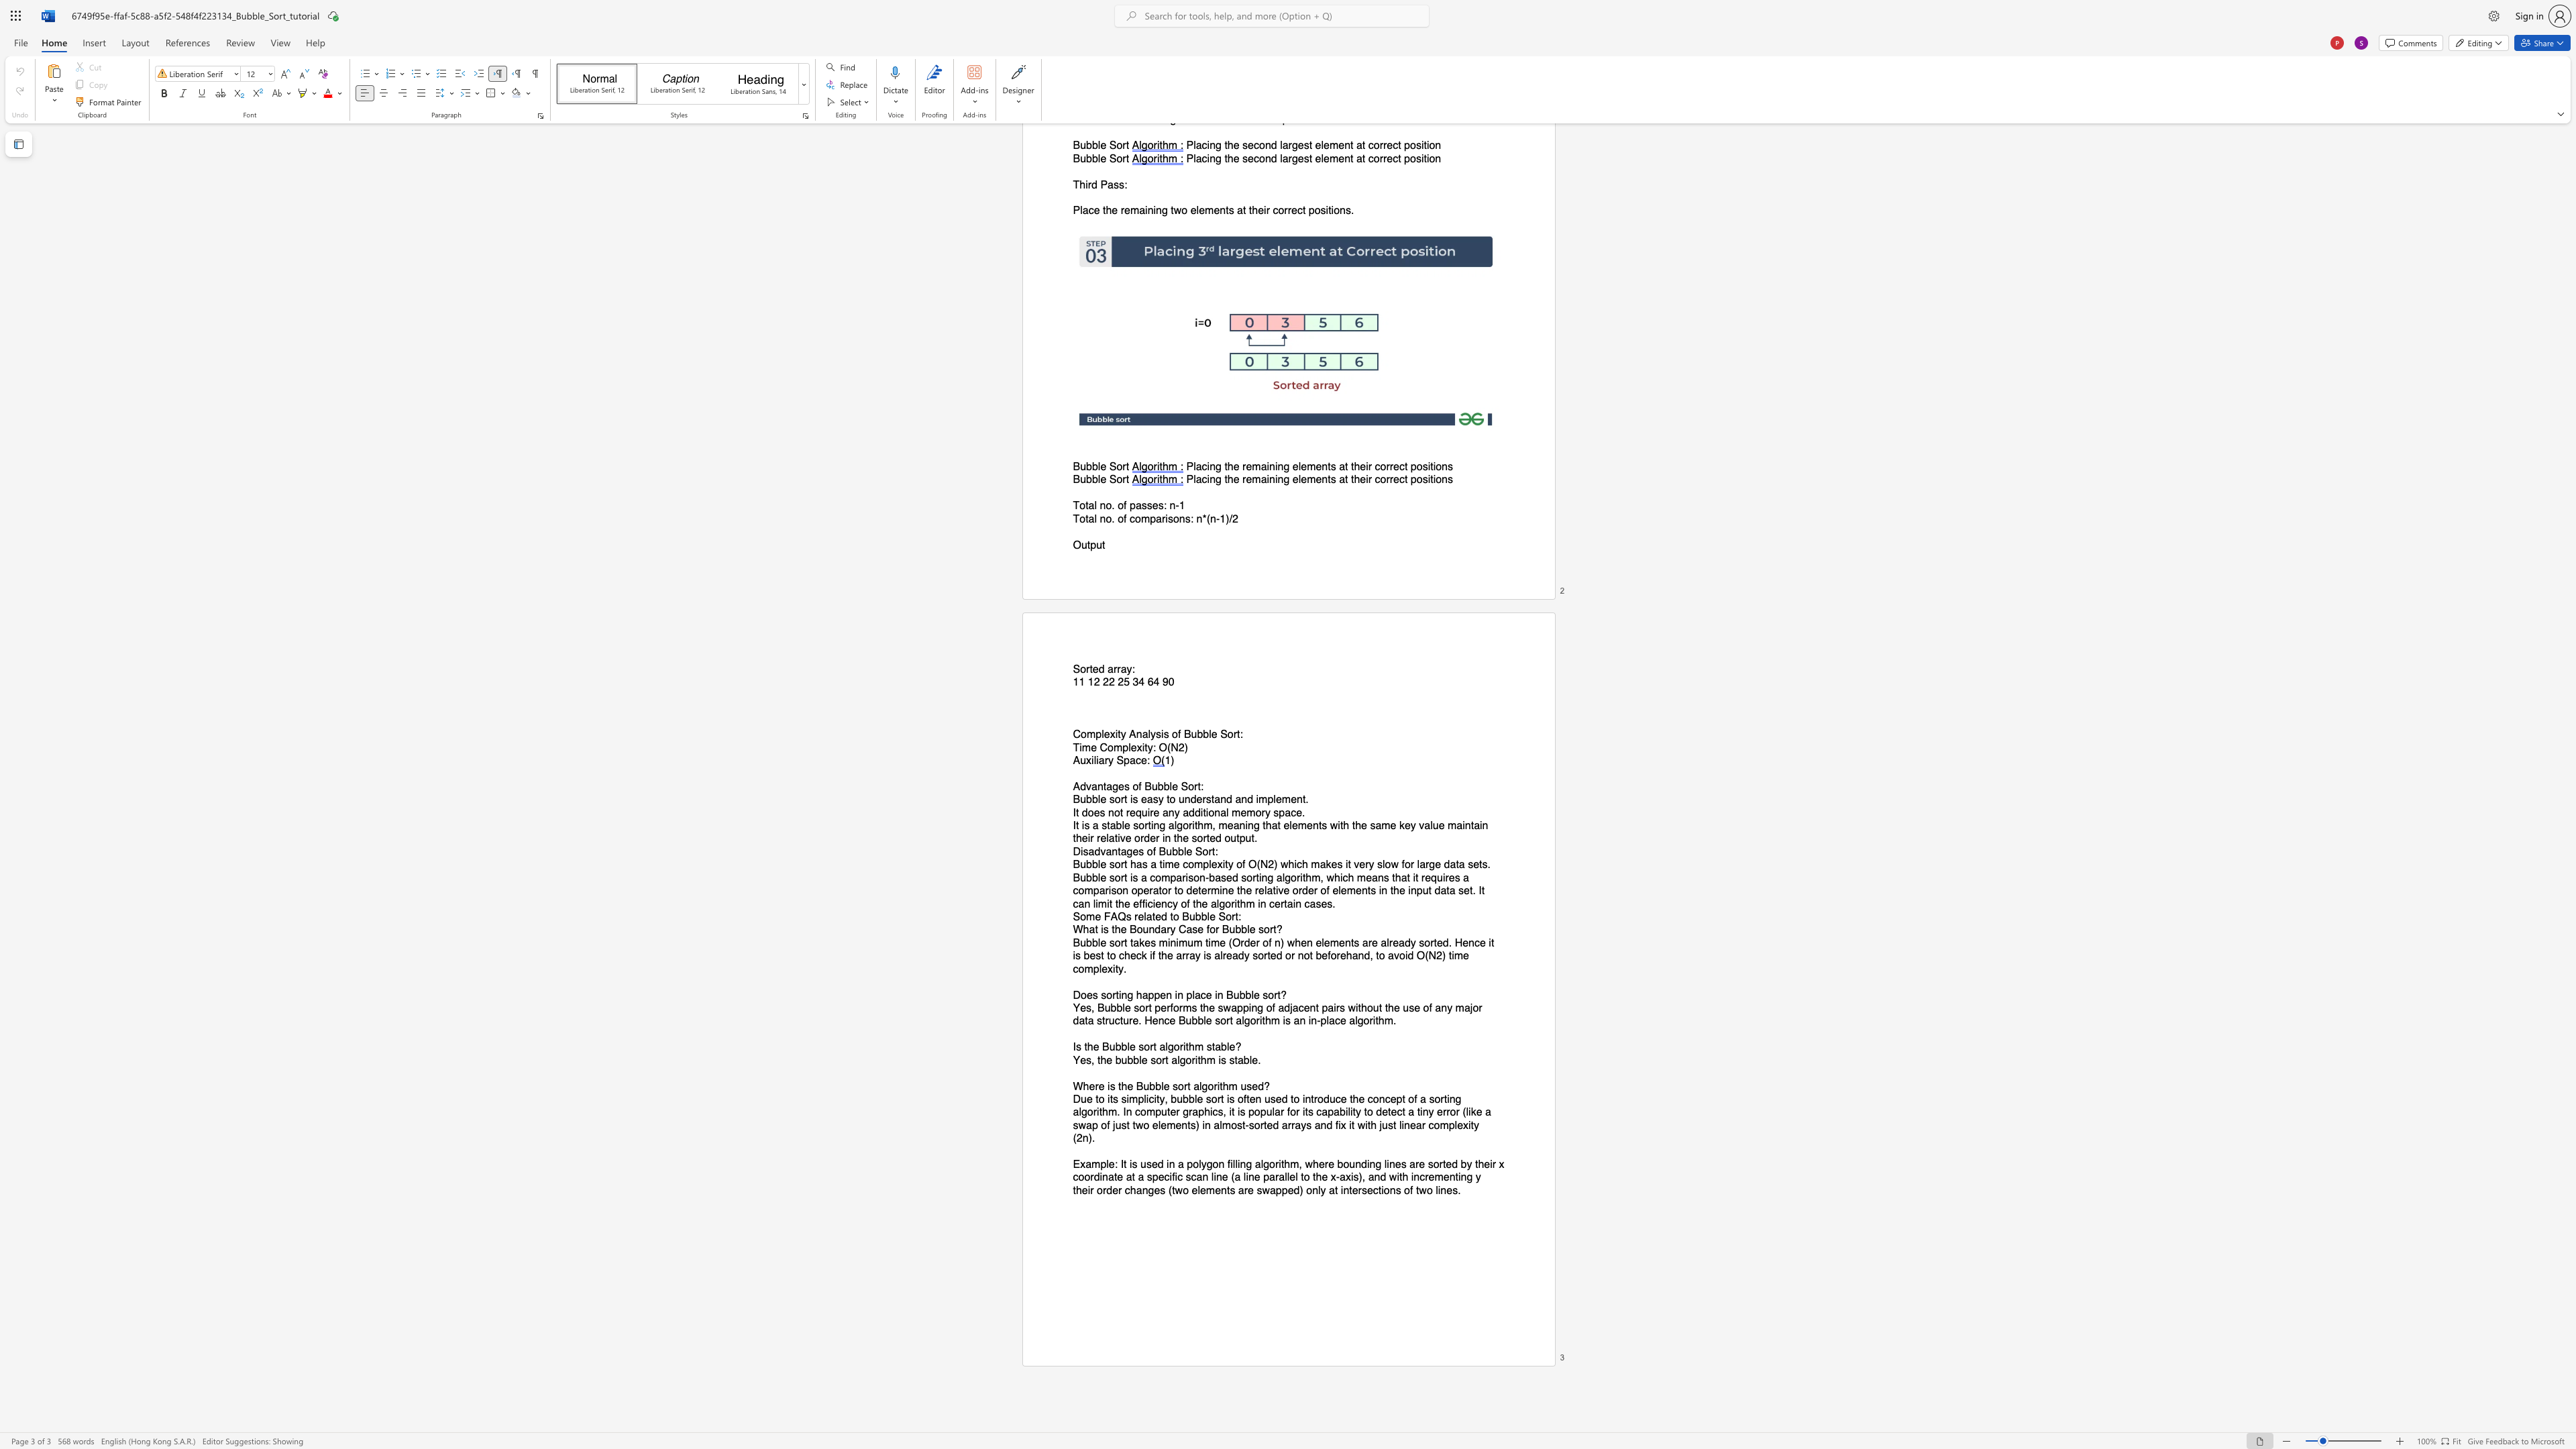 This screenshot has height=1449, width=2576. Describe the element at coordinates (1350, 1177) in the screenshot. I see `the 14th character "i" in the text` at that location.